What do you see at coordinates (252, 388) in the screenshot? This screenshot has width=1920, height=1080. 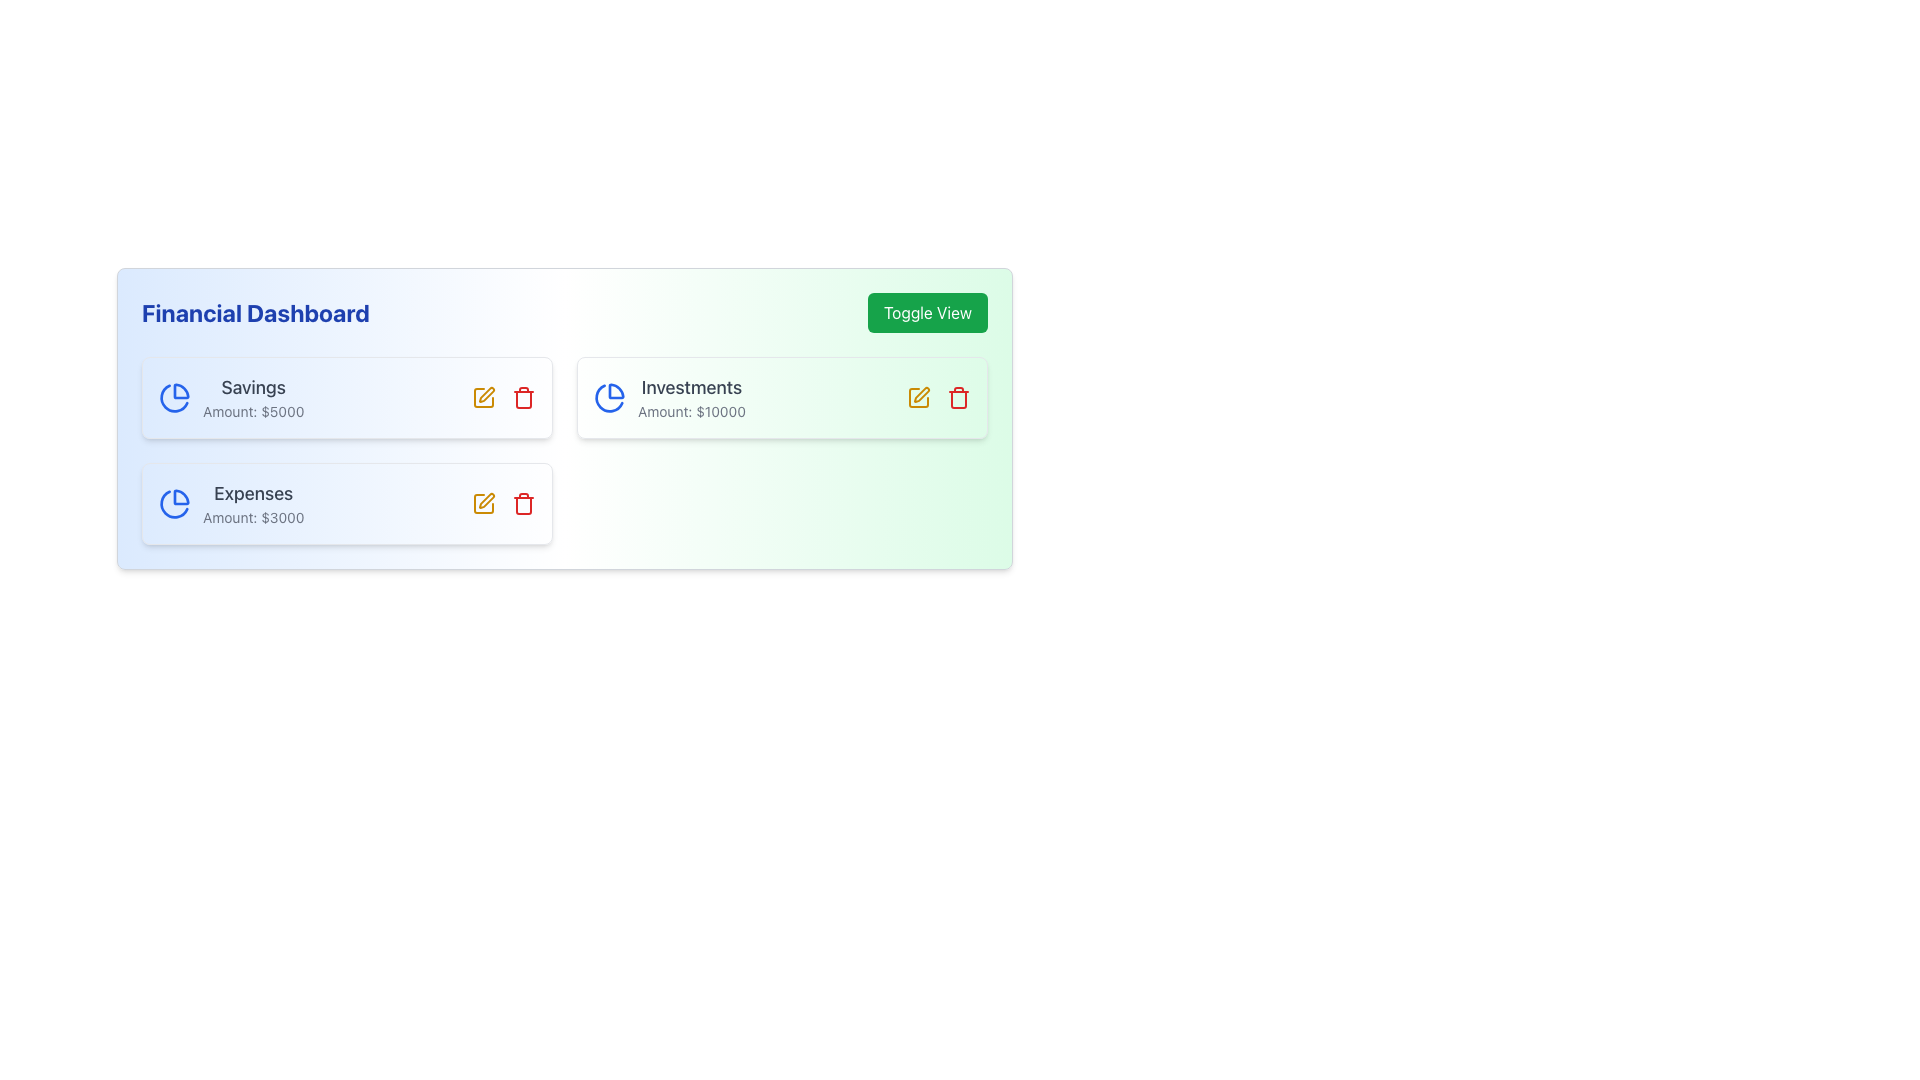 I see `the label indicating the savings category, which is positioned to the right of a blue clock-like icon and above the text 'Amount: $5000'` at bounding box center [252, 388].